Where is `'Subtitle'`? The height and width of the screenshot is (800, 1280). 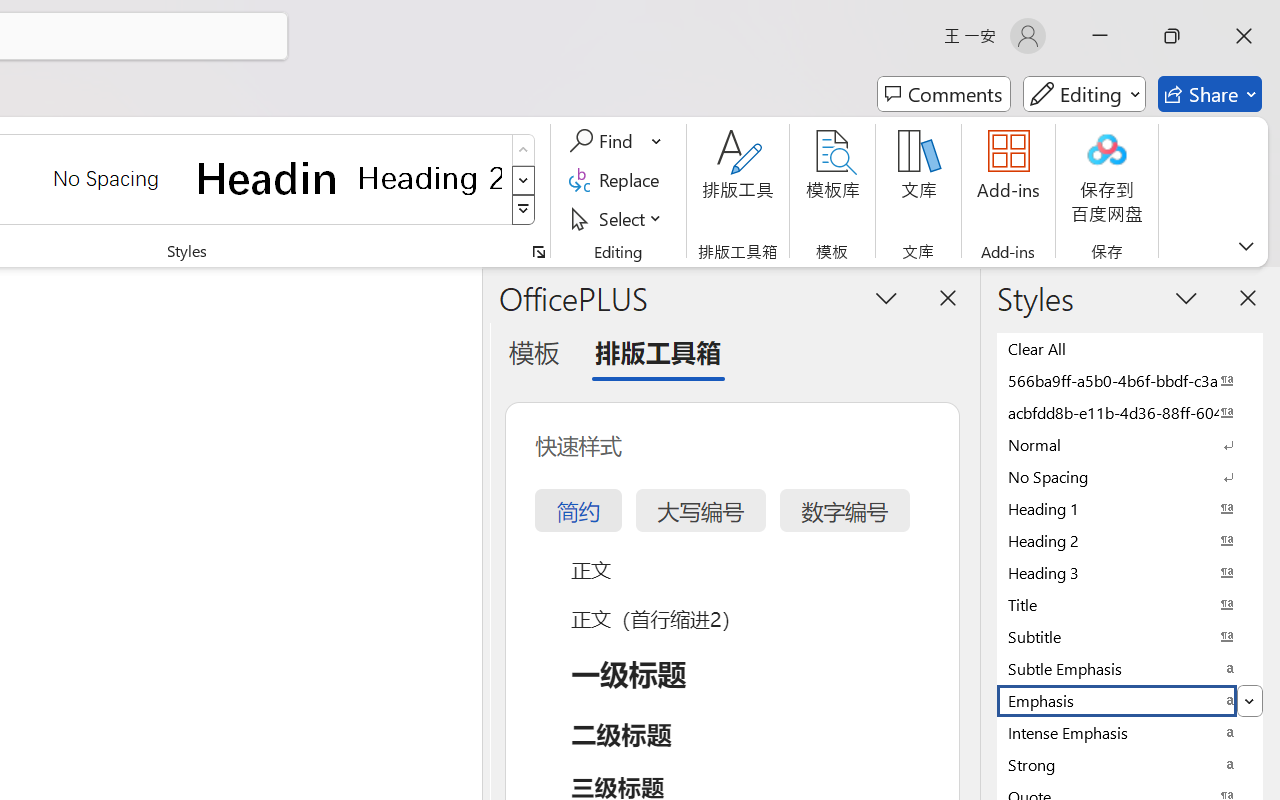 'Subtitle' is located at coordinates (1130, 635).